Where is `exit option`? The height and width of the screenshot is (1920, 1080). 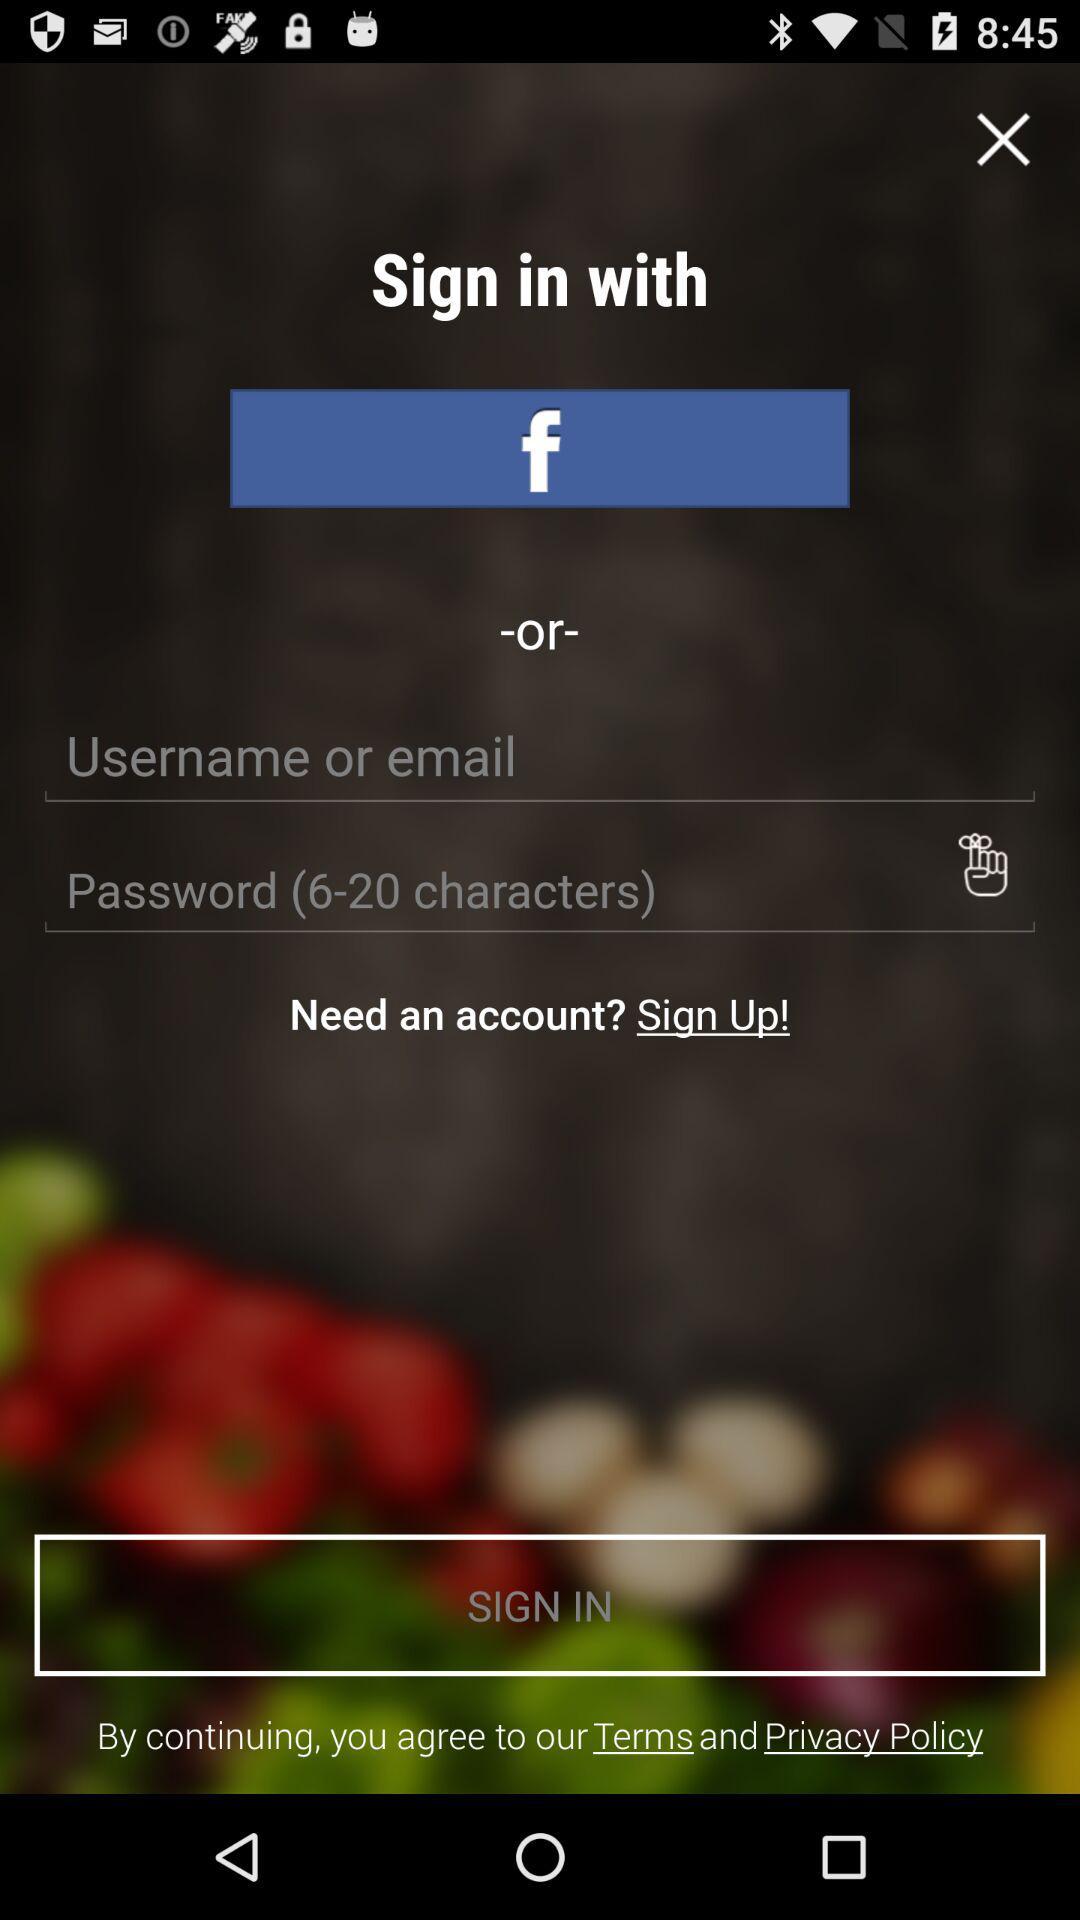
exit option is located at coordinates (1003, 138).